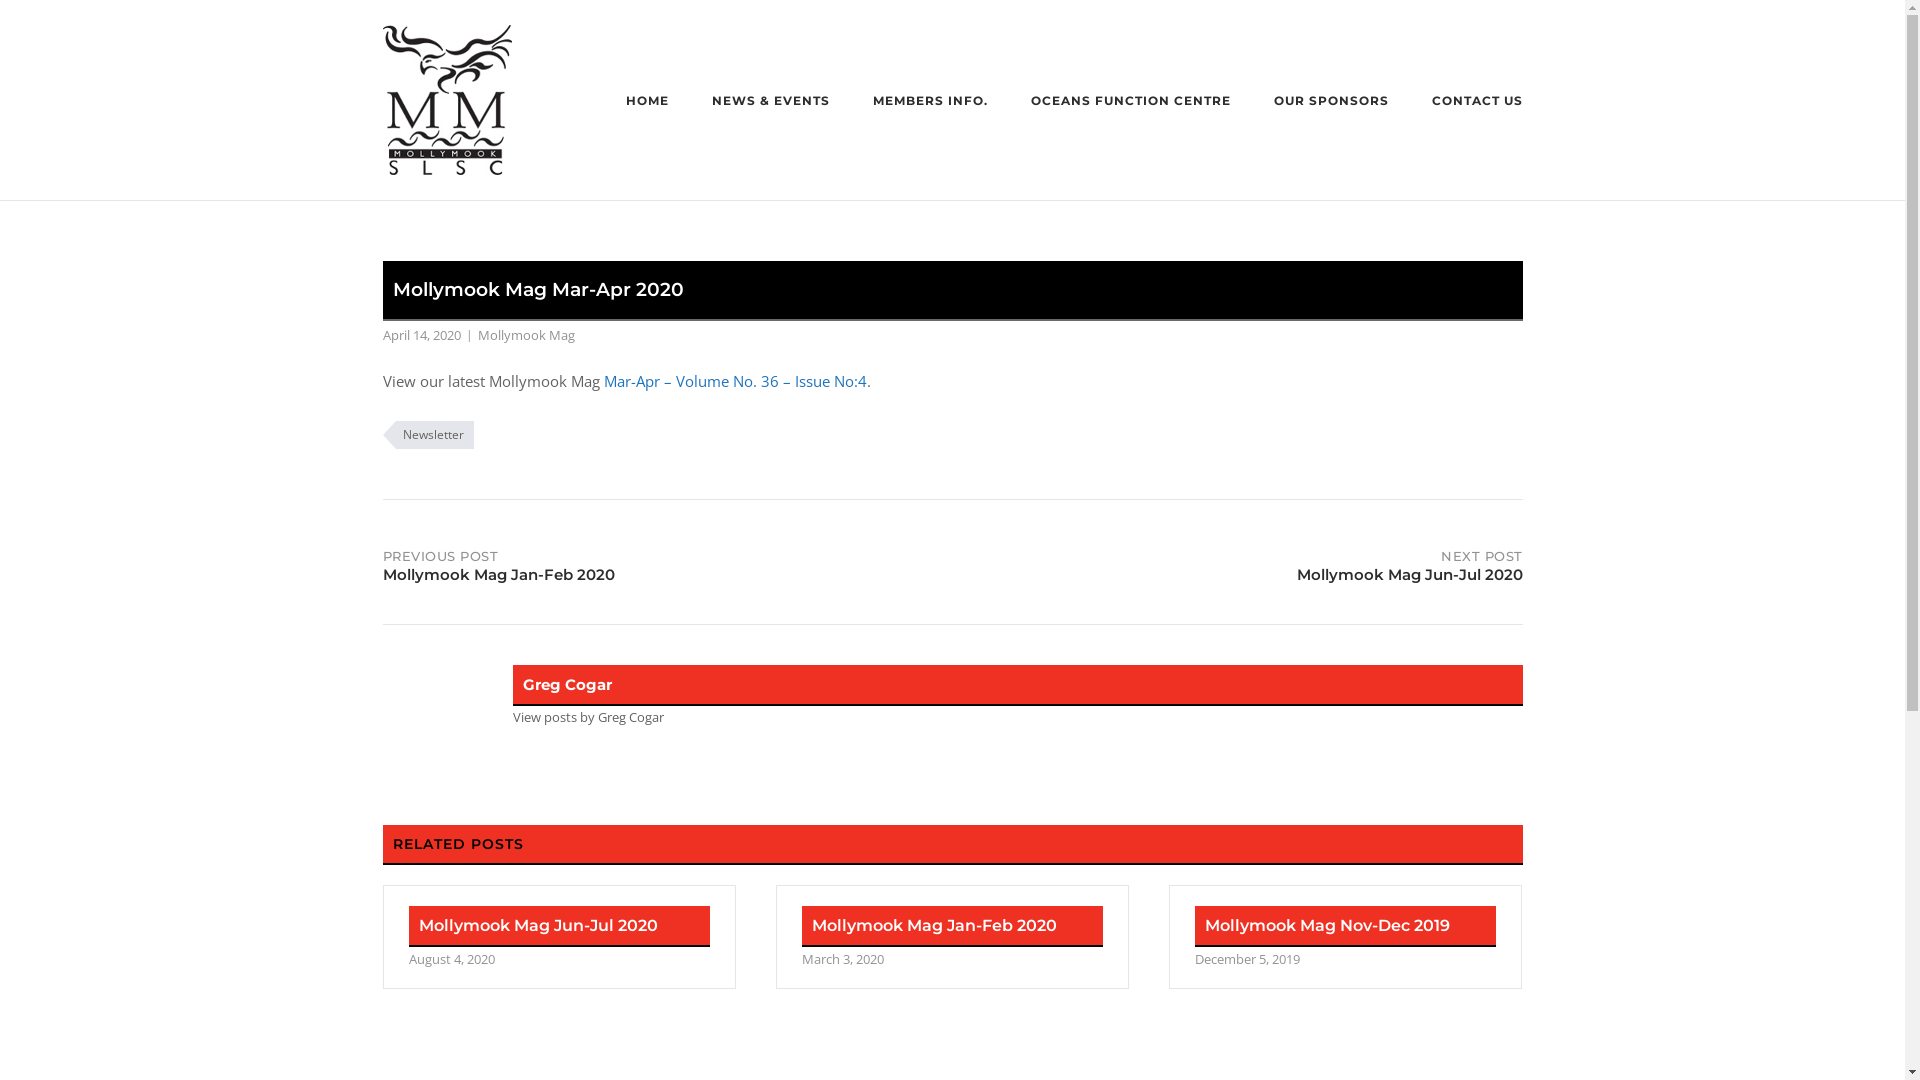 This screenshot has height=1080, width=1920. Describe the element at coordinates (647, 103) in the screenshot. I see `'HOME'` at that location.